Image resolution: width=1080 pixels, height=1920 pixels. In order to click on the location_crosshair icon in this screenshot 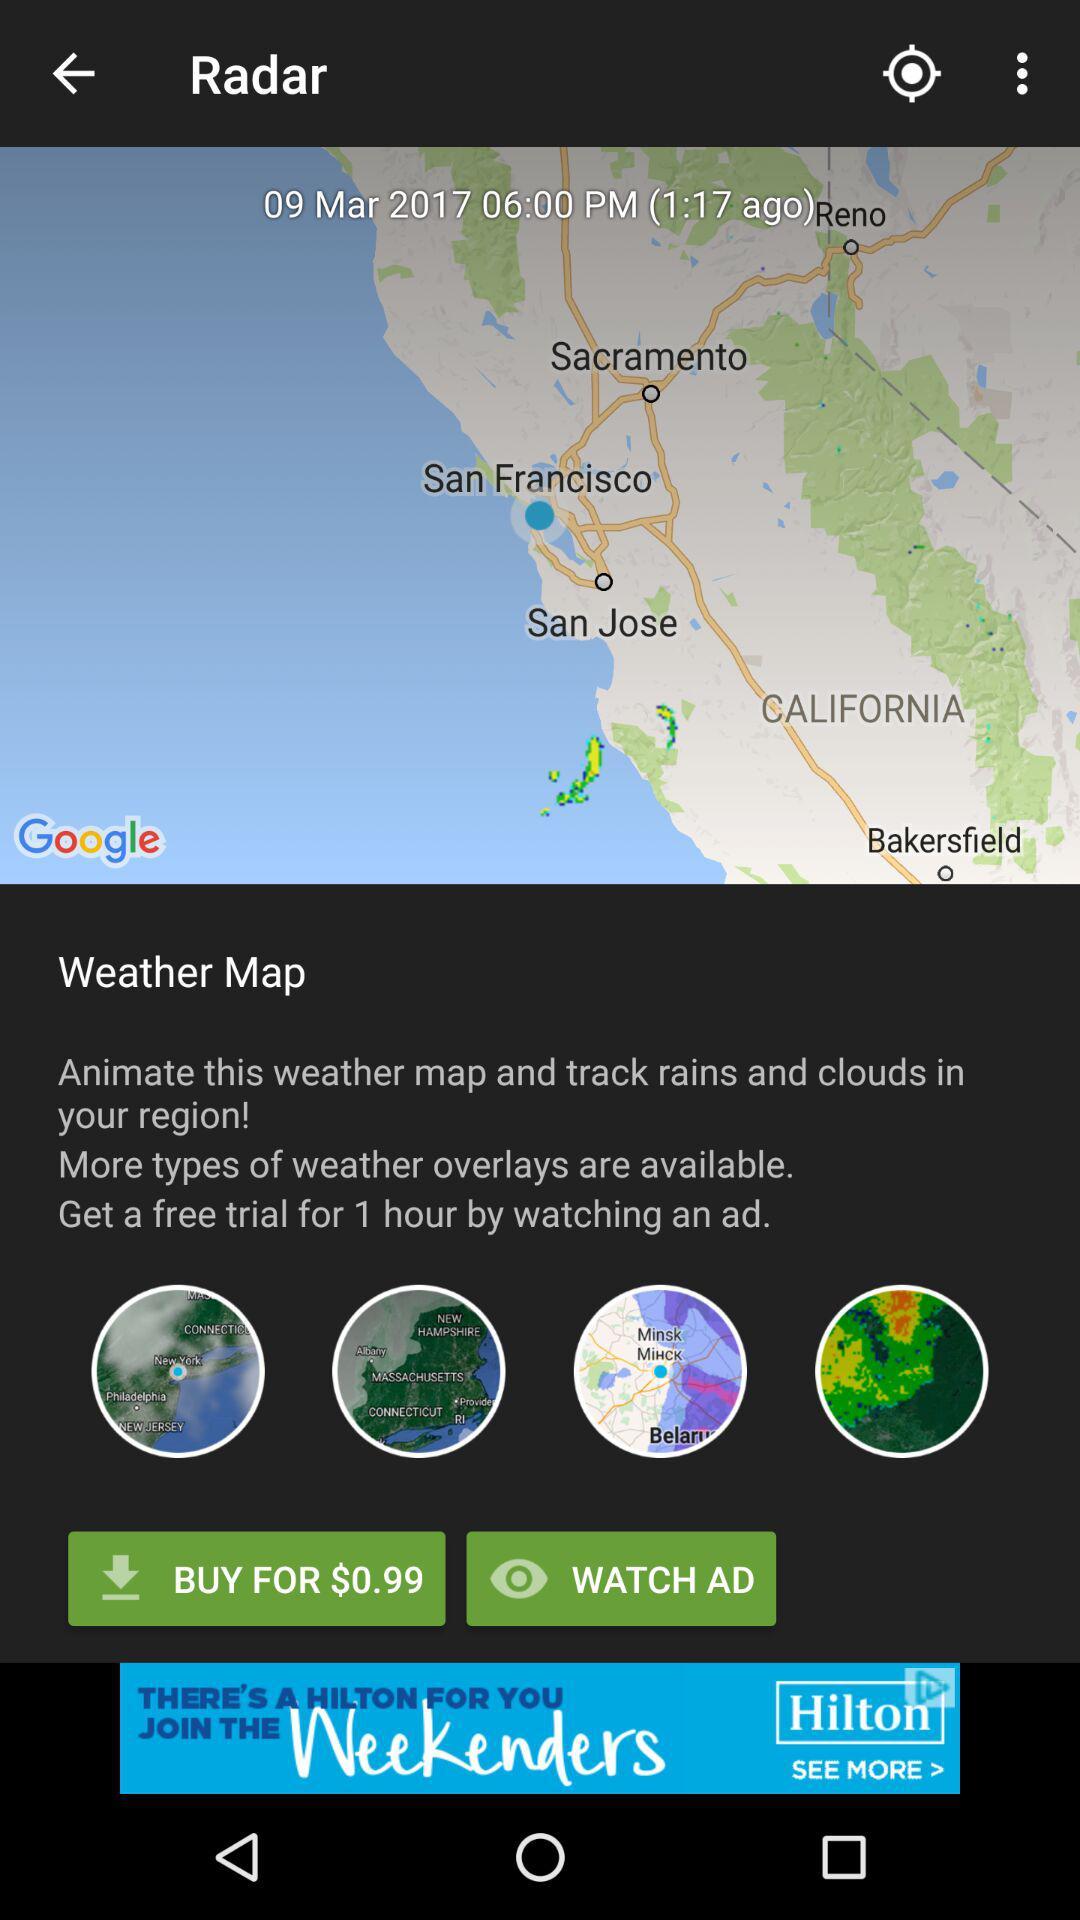, I will do `click(910, 56)`.